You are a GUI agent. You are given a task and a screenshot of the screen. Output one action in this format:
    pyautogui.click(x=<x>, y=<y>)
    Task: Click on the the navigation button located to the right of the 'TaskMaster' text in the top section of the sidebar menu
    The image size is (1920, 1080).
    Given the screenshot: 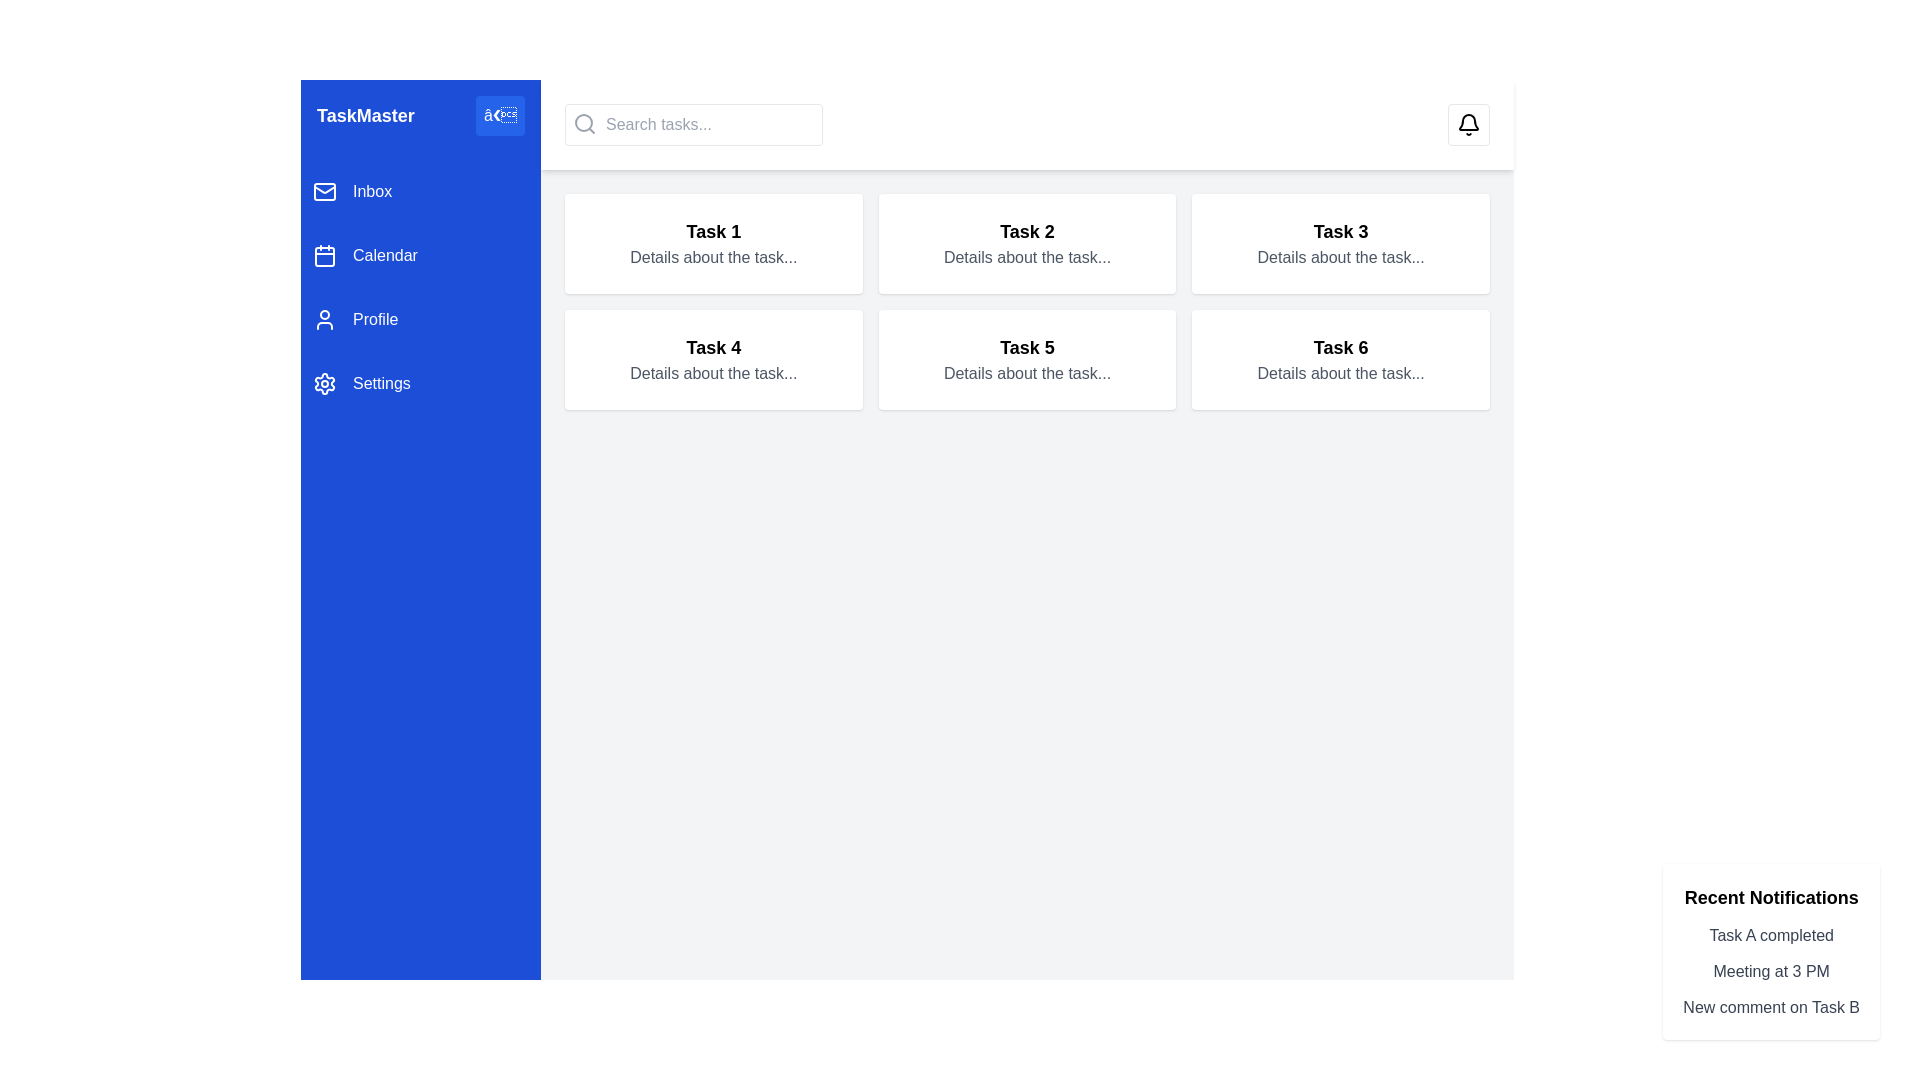 What is the action you would take?
    pyautogui.click(x=500, y=115)
    